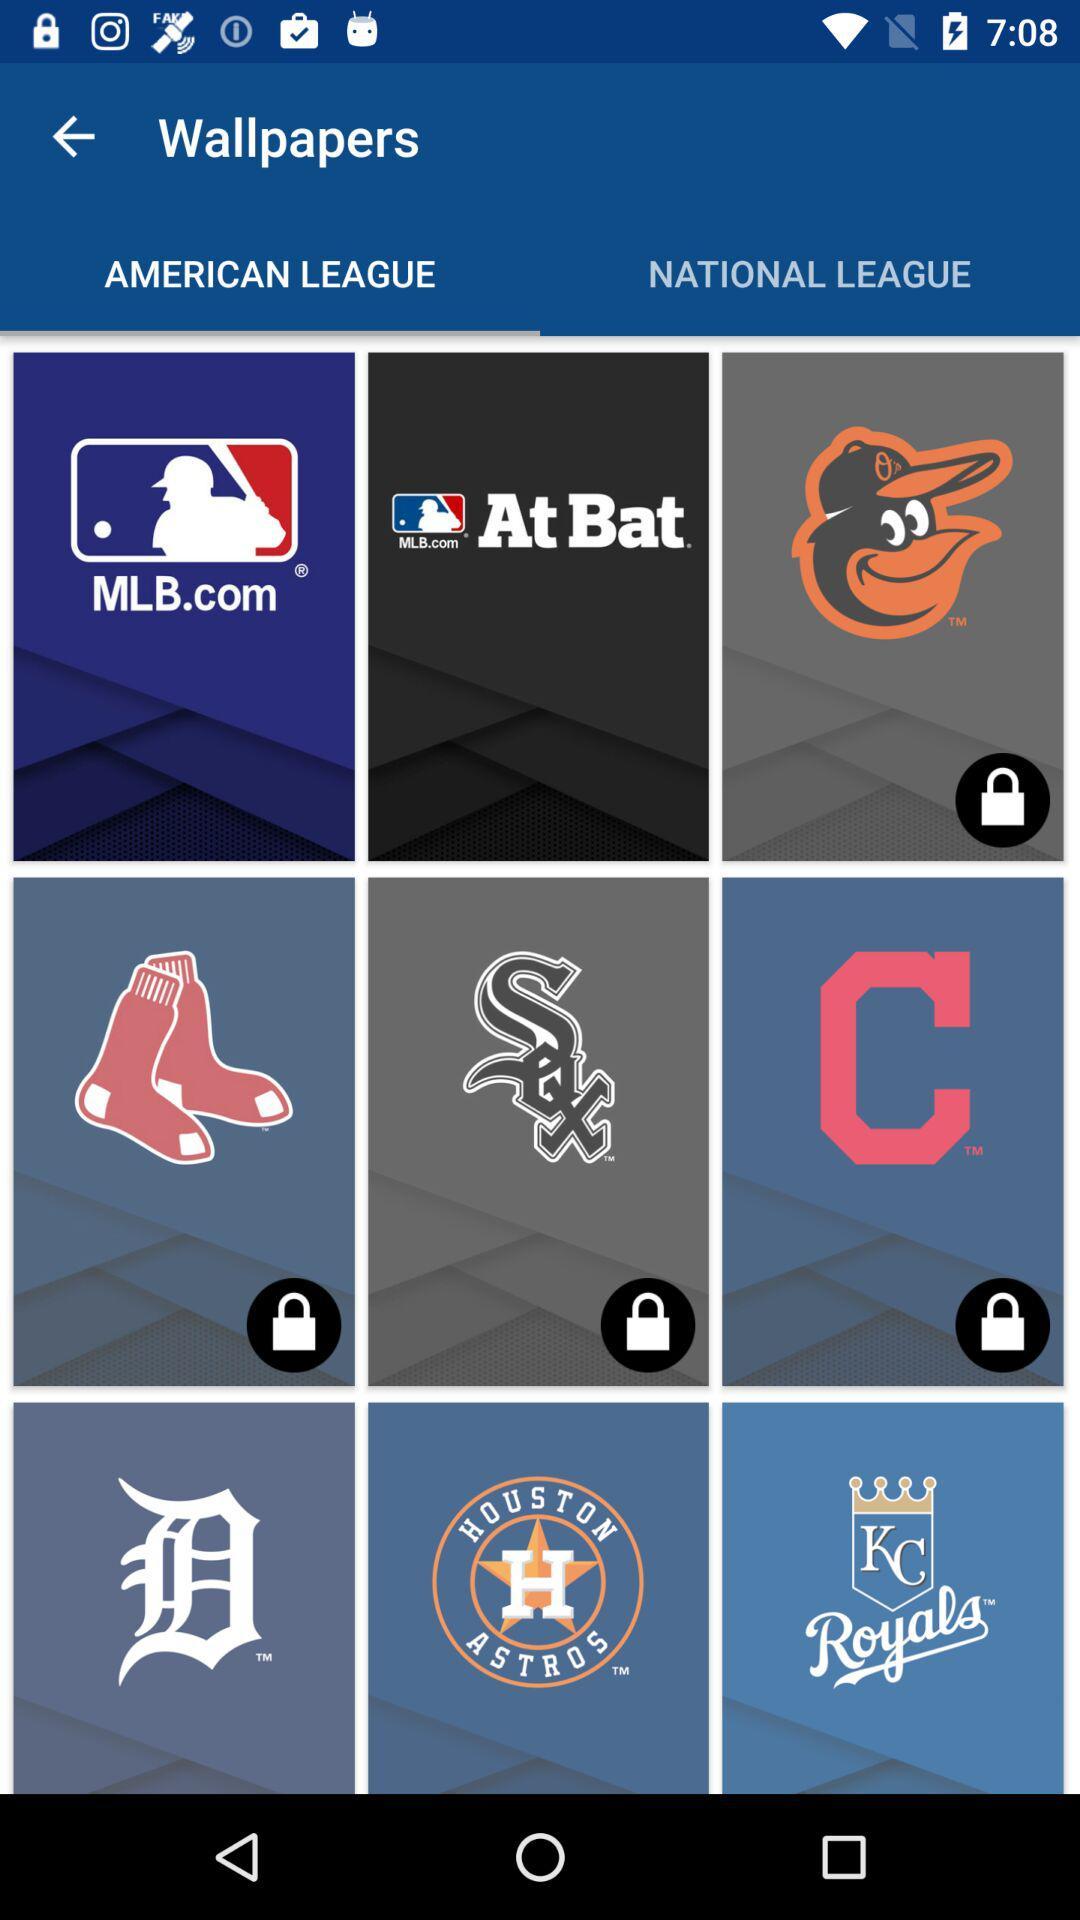 Image resolution: width=1080 pixels, height=1920 pixels. What do you see at coordinates (72, 135) in the screenshot?
I see `the app to the left of the wallpapers` at bounding box center [72, 135].